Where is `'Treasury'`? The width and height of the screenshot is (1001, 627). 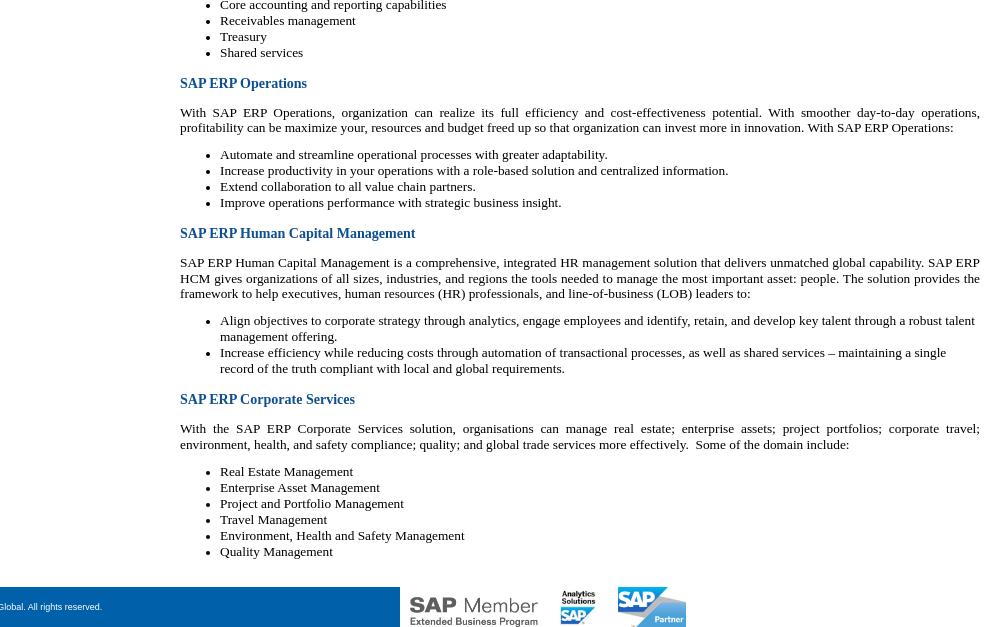
'Treasury' is located at coordinates (242, 35).